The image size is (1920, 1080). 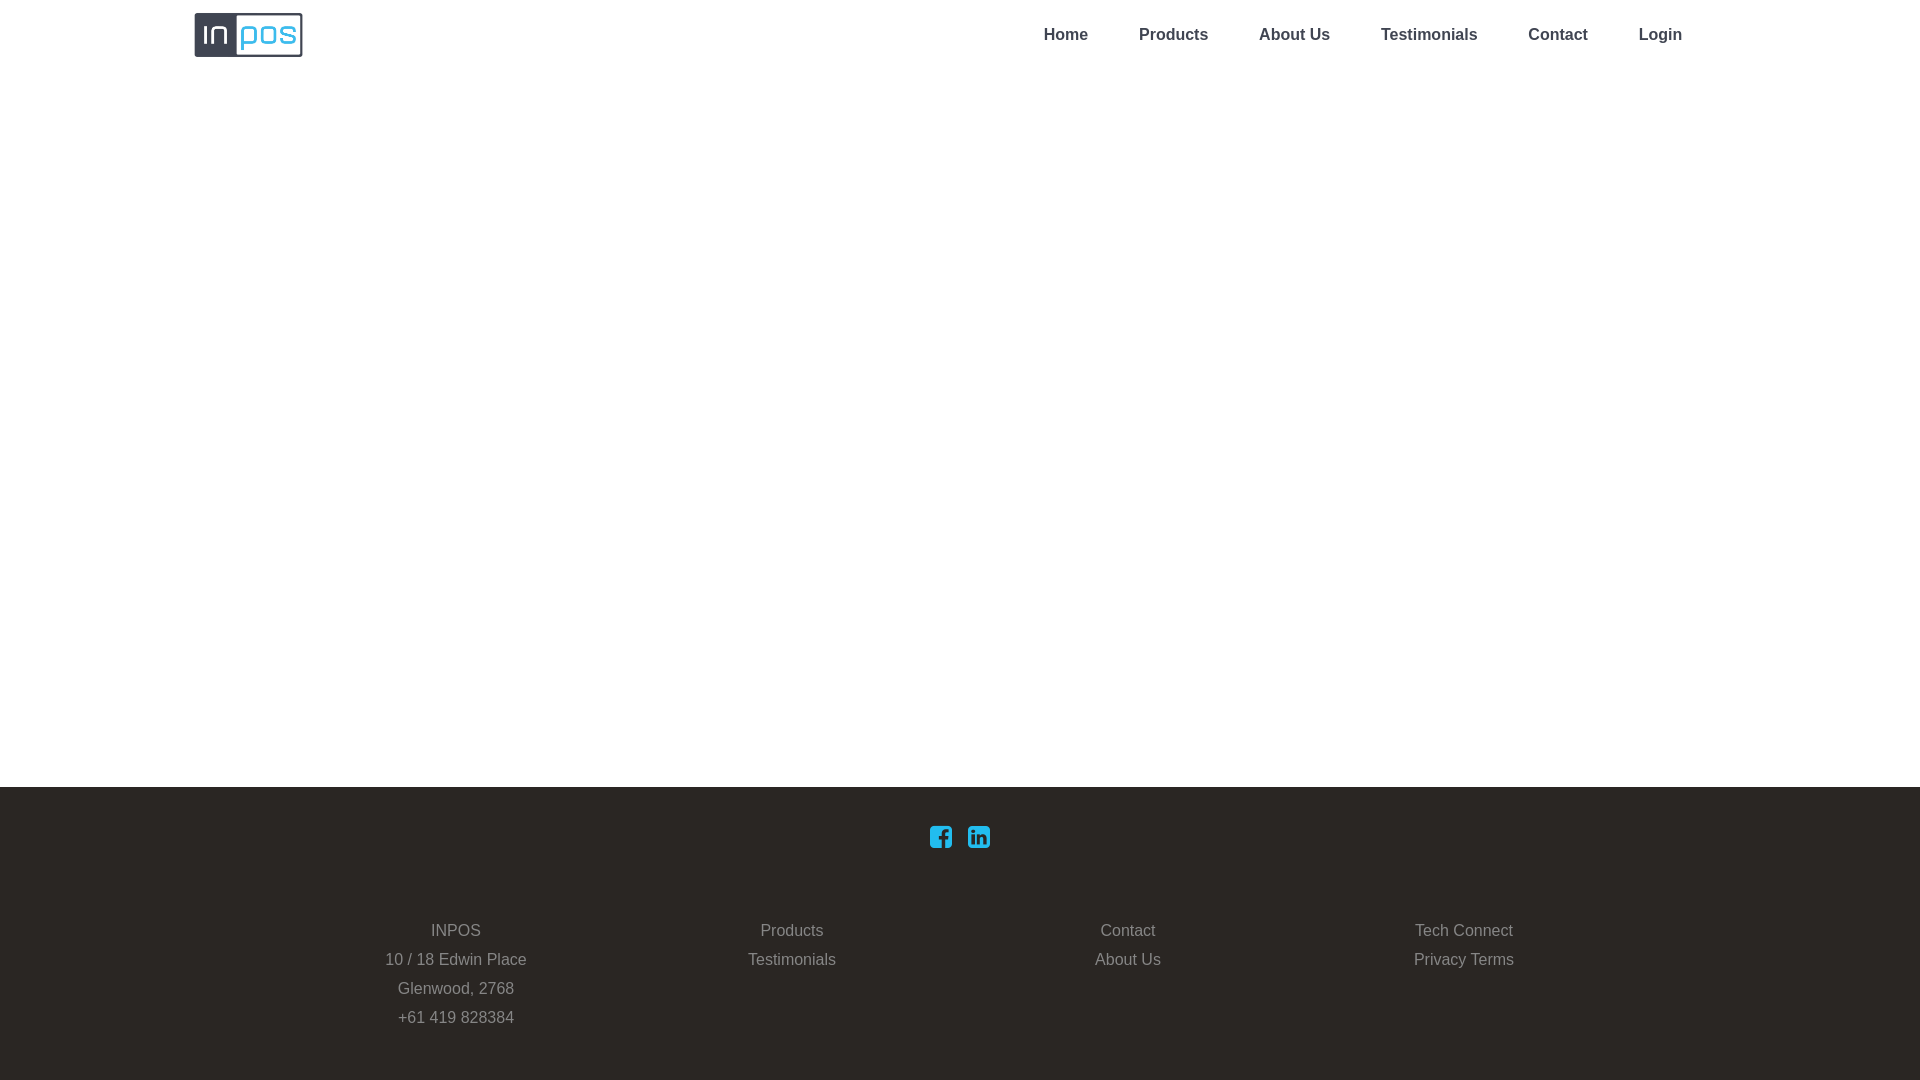 I want to click on 'Login', so click(x=1660, y=34).